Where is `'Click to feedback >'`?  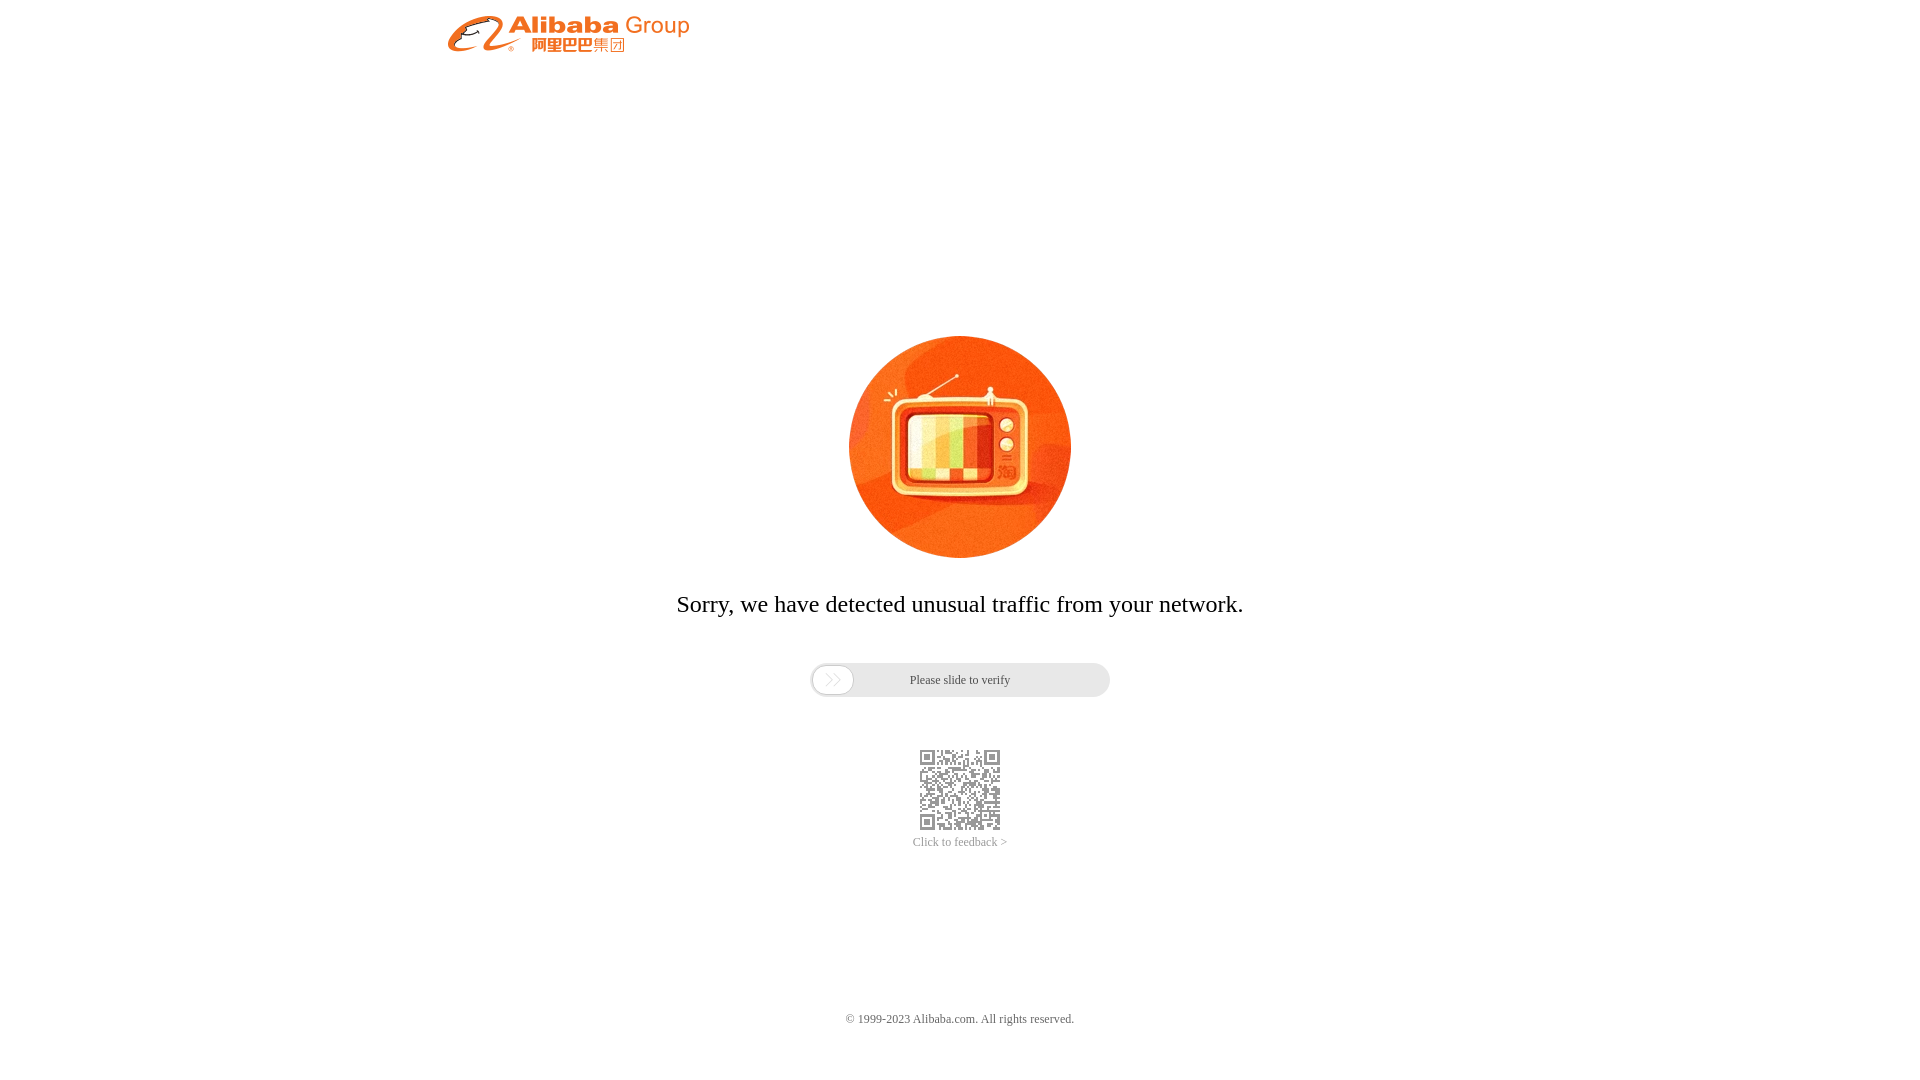
'Click to feedback >' is located at coordinates (960, 842).